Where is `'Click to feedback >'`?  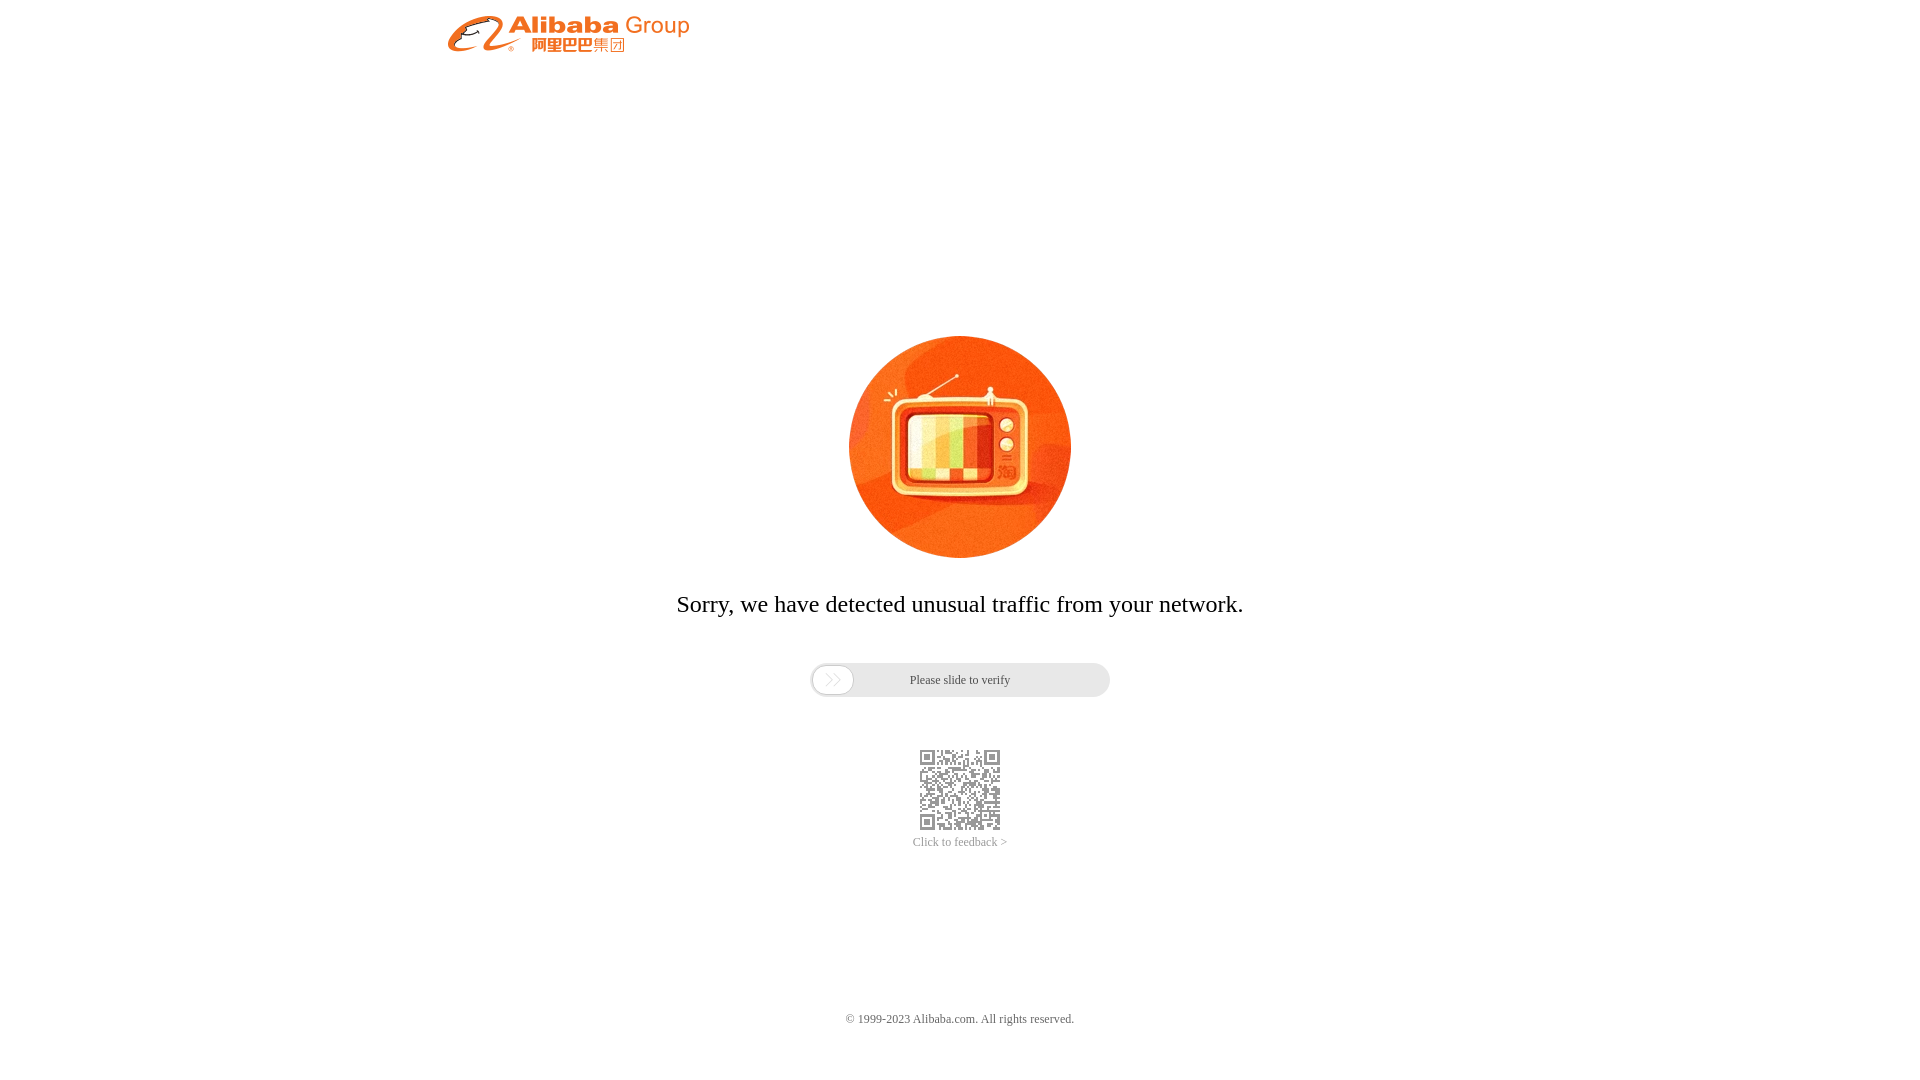
'Click to feedback >' is located at coordinates (960, 842).